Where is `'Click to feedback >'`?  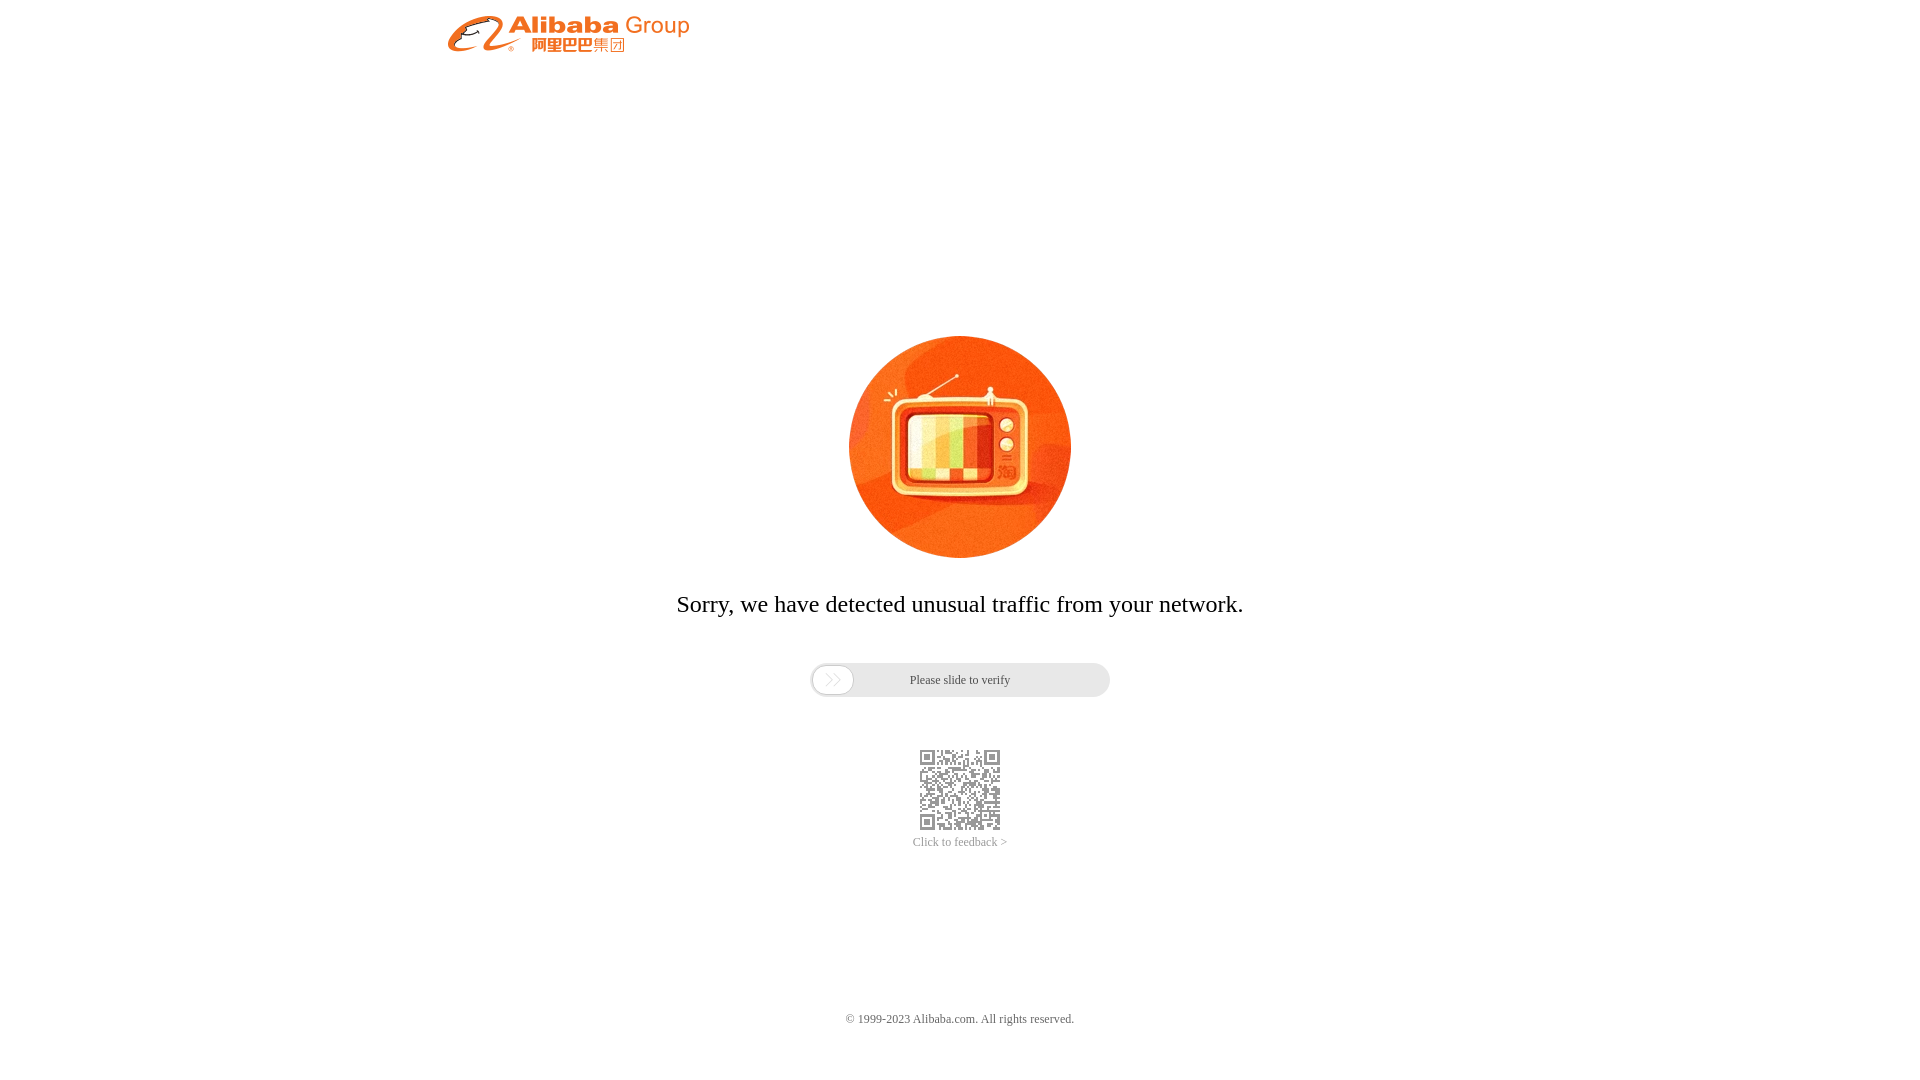
'Click to feedback >' is located at coordinates (960, 842).